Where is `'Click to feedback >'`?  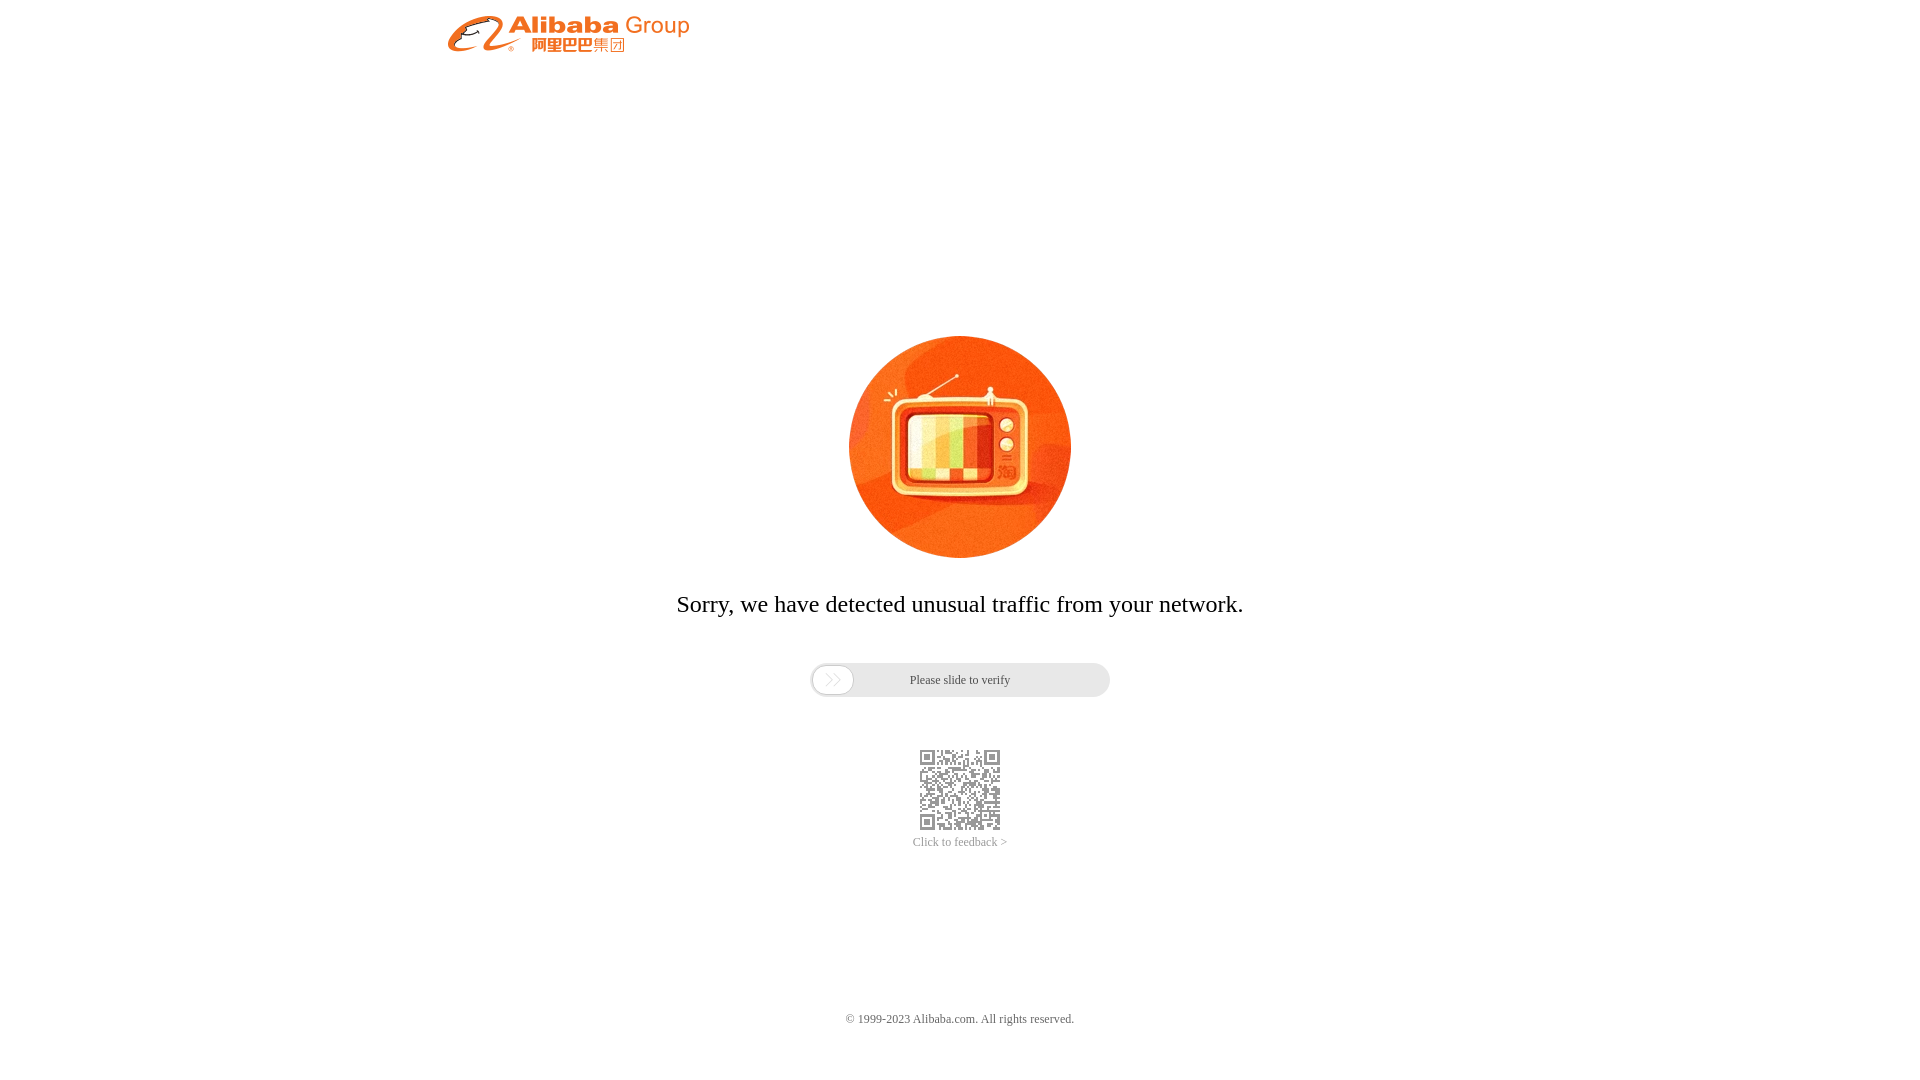
'Click to feedback >' is located at coordinates (960, 842).